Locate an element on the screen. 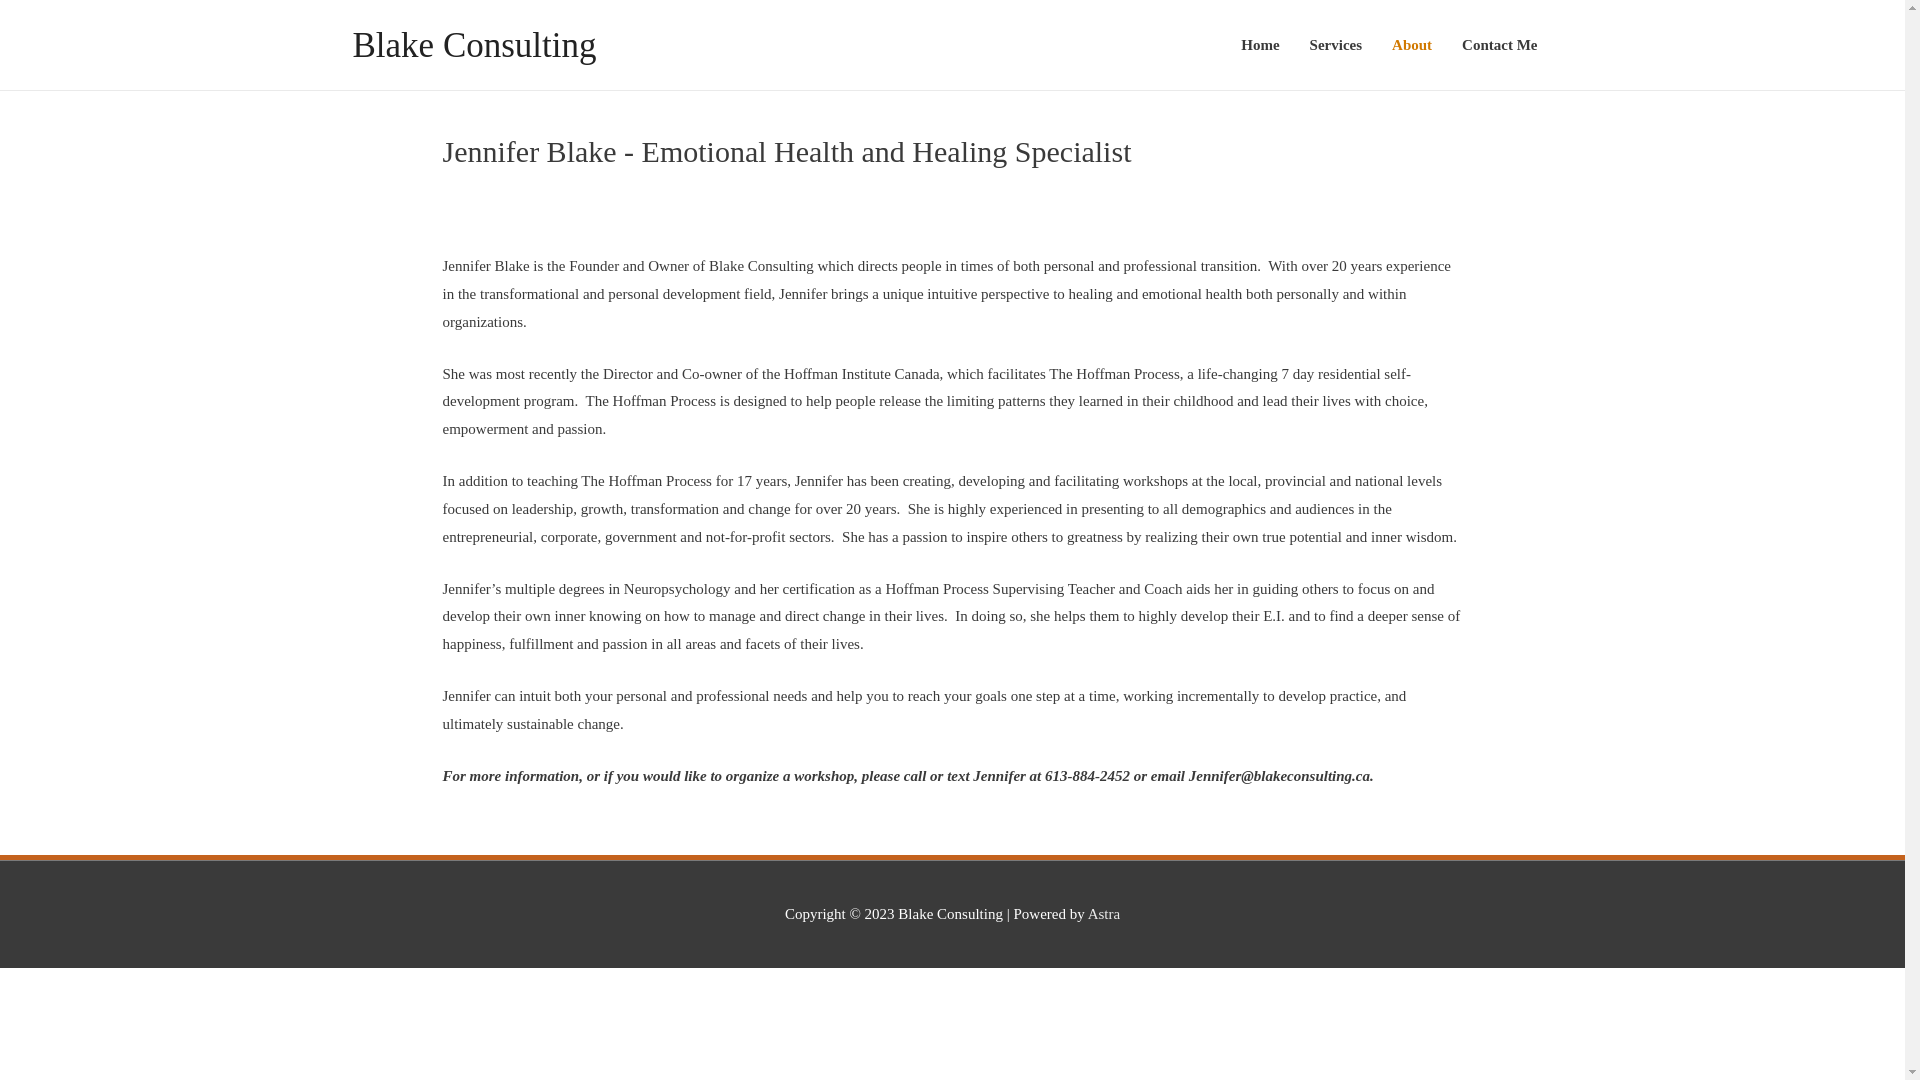  'About' is located at coordinates (1410, 45).